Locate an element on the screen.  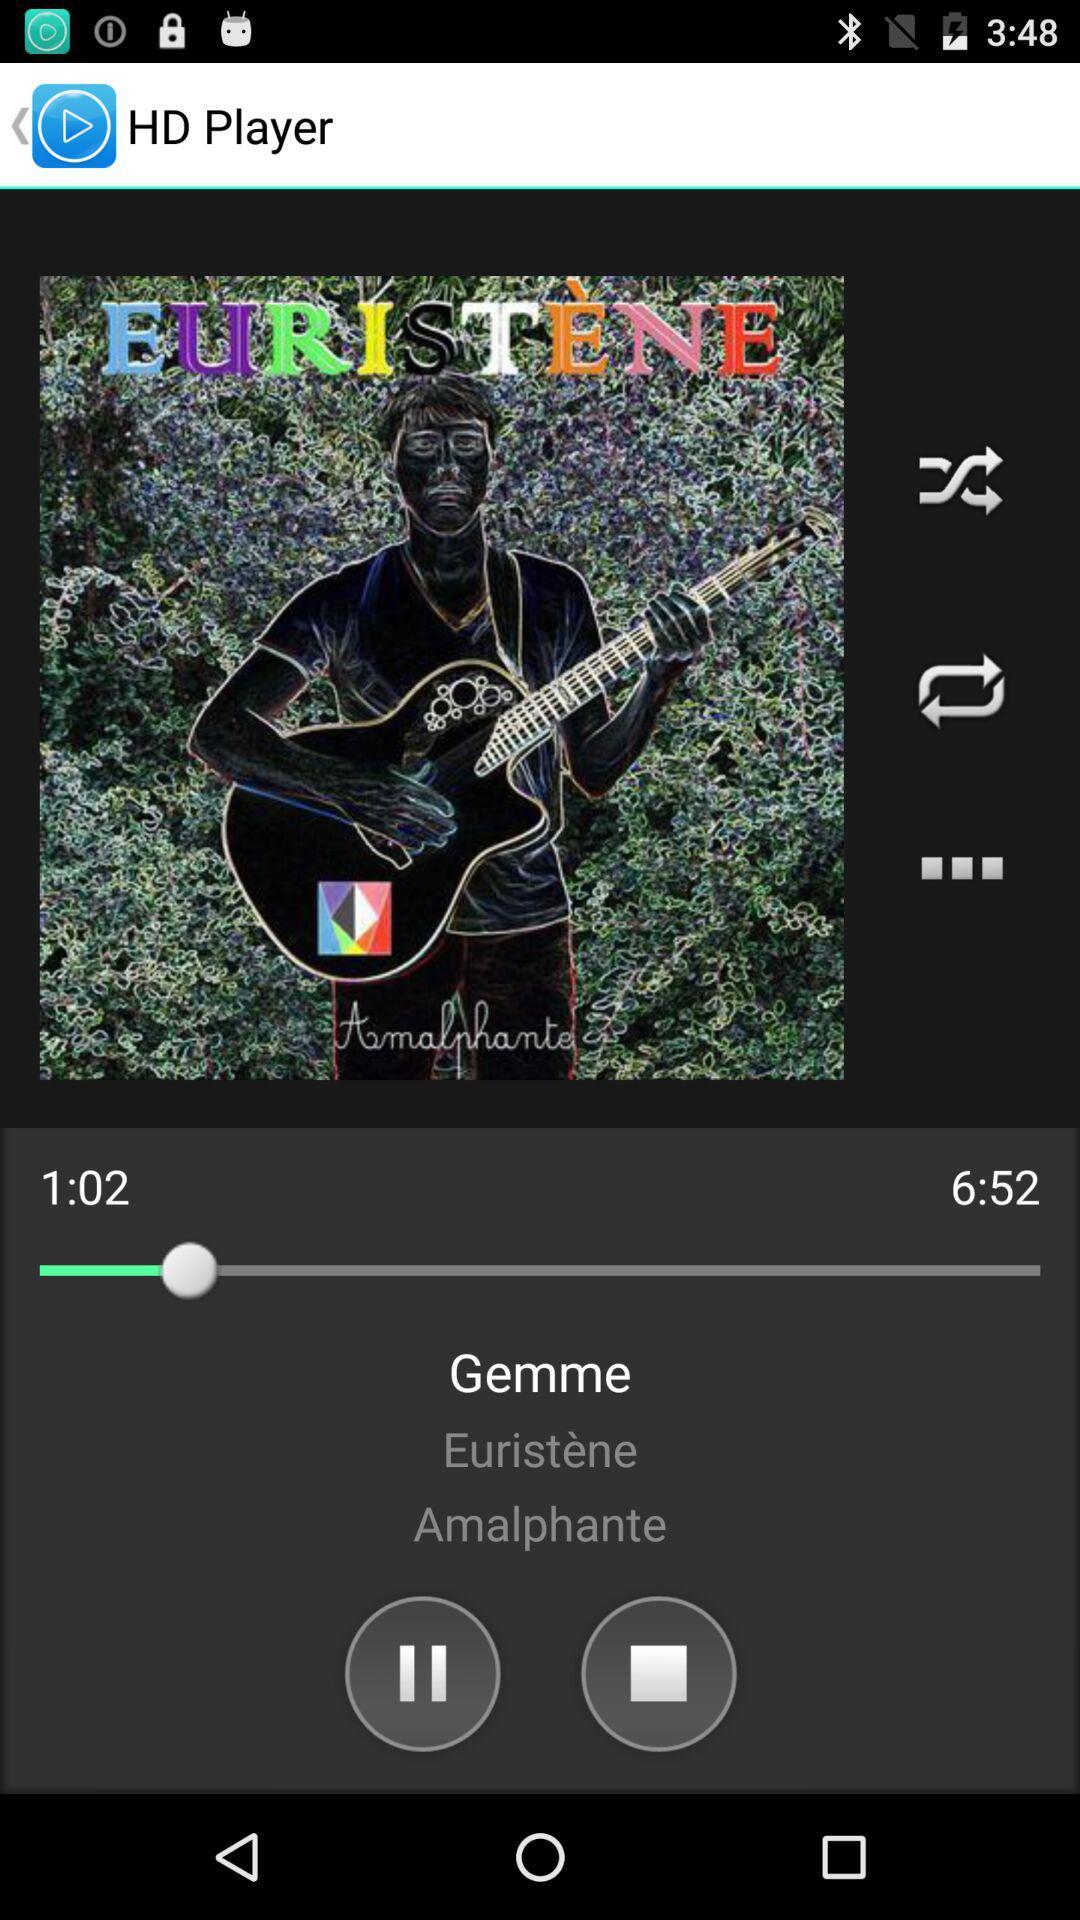
icon at the top right corner is located at coordinates (960, 480).